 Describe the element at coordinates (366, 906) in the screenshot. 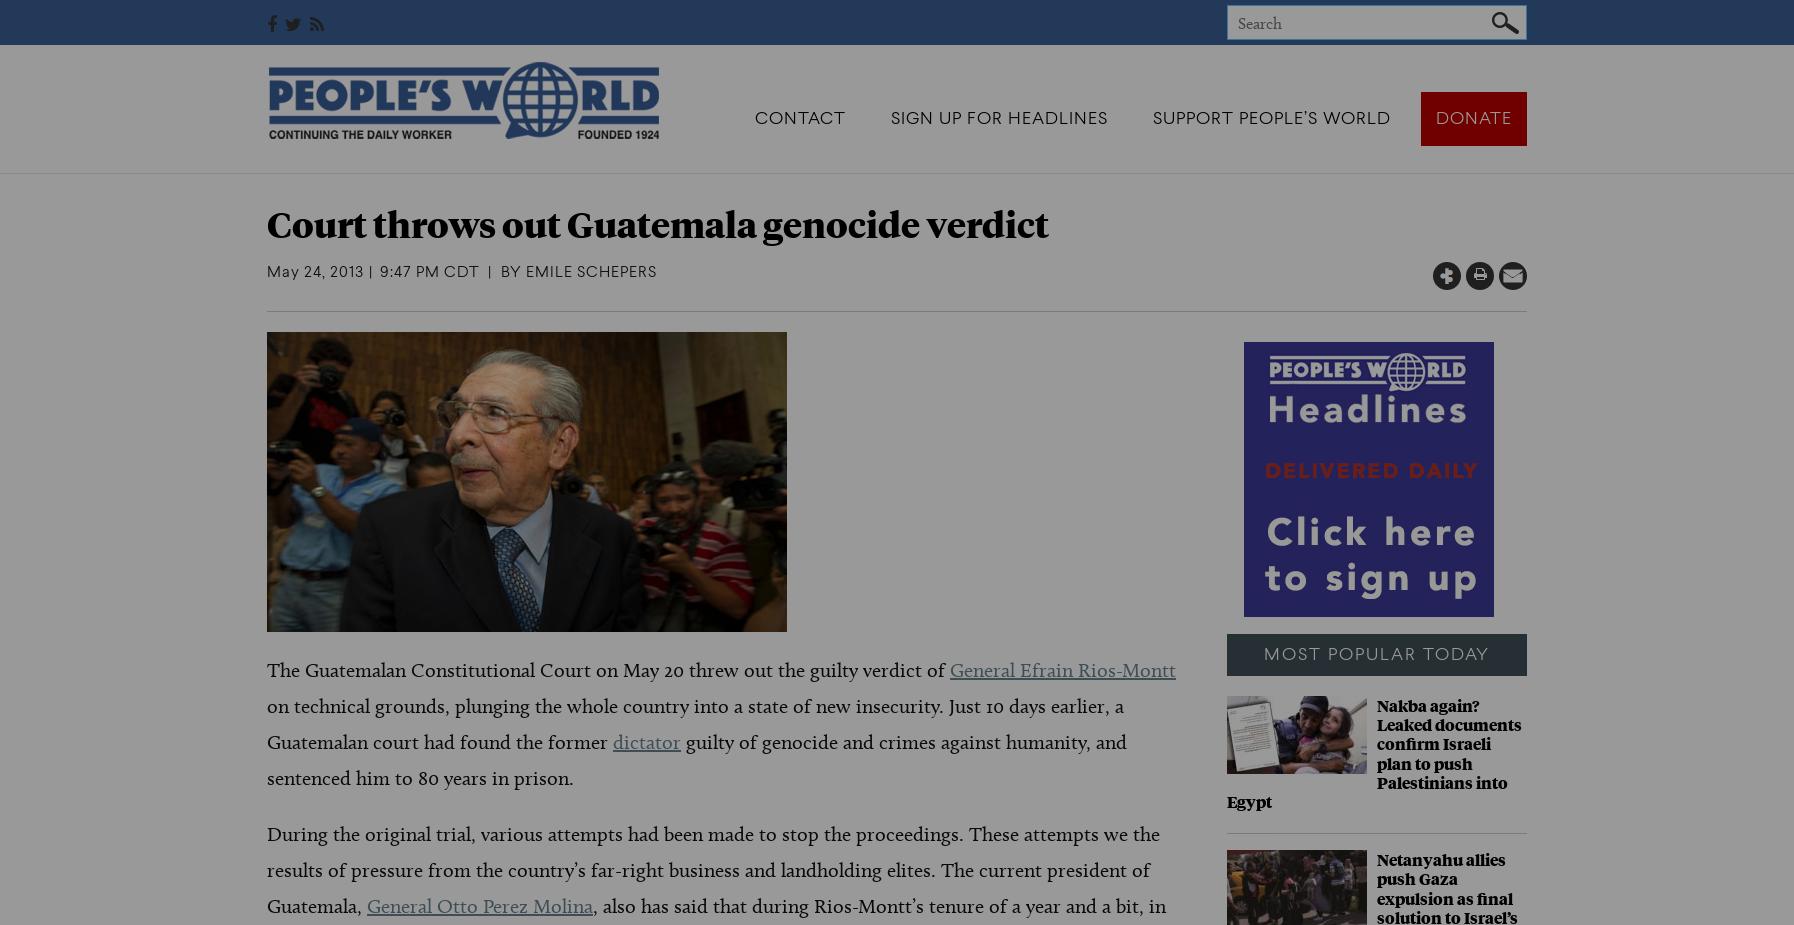

I see `'General Otto Perez Molina'` at that location.